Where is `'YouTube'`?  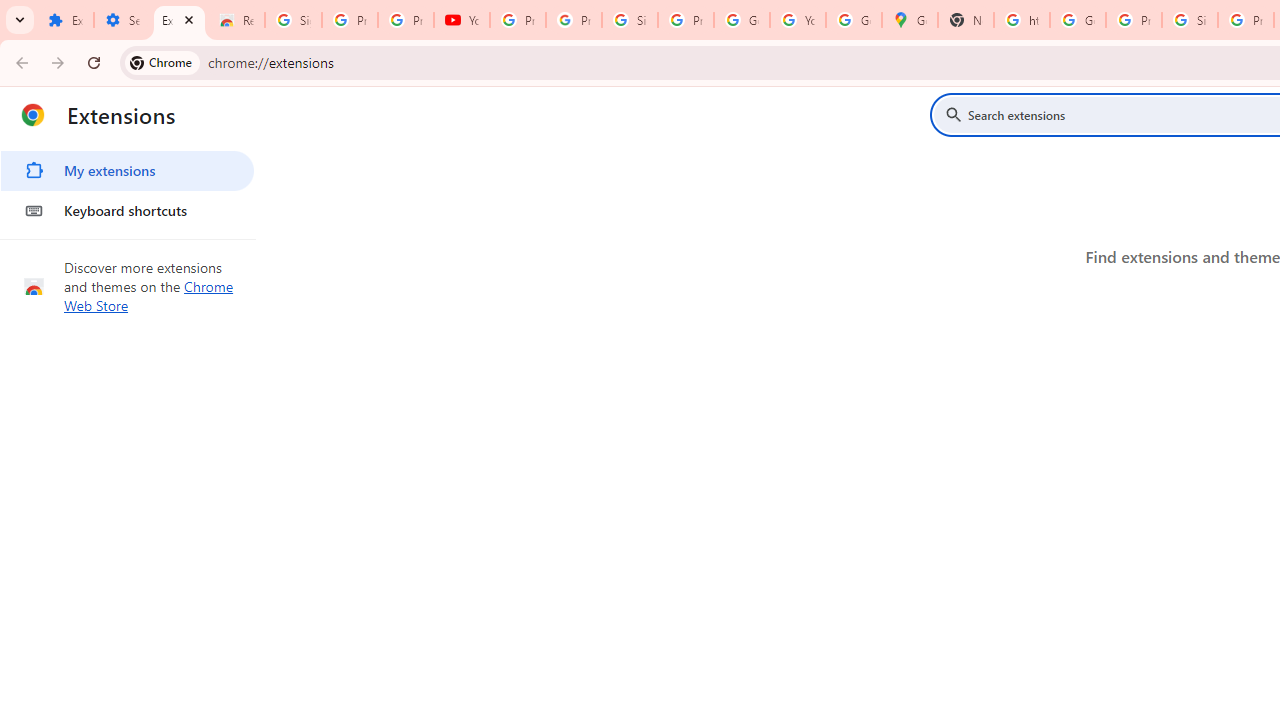
'YouTube' is located at coordinates (461, 20).